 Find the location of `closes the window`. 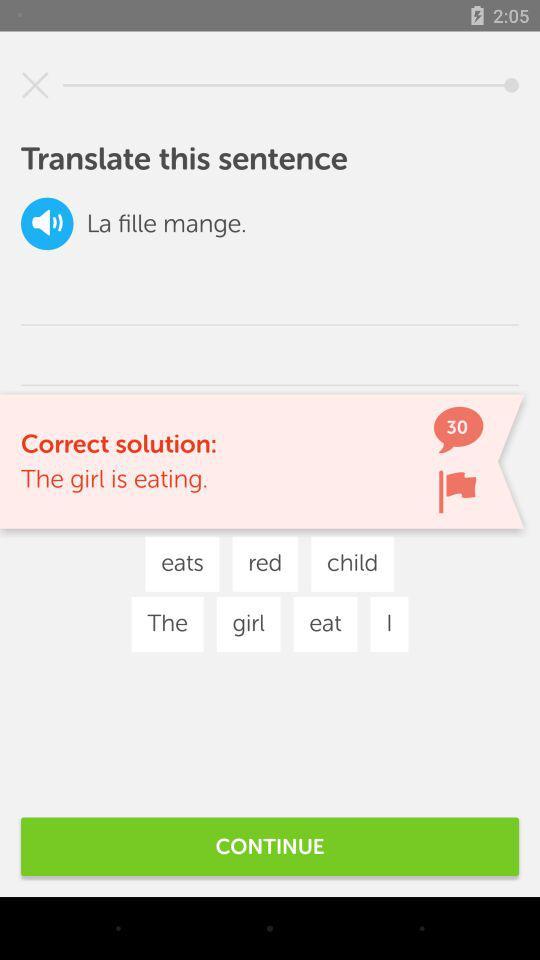

closes the window is located at coordinates (35, 85).